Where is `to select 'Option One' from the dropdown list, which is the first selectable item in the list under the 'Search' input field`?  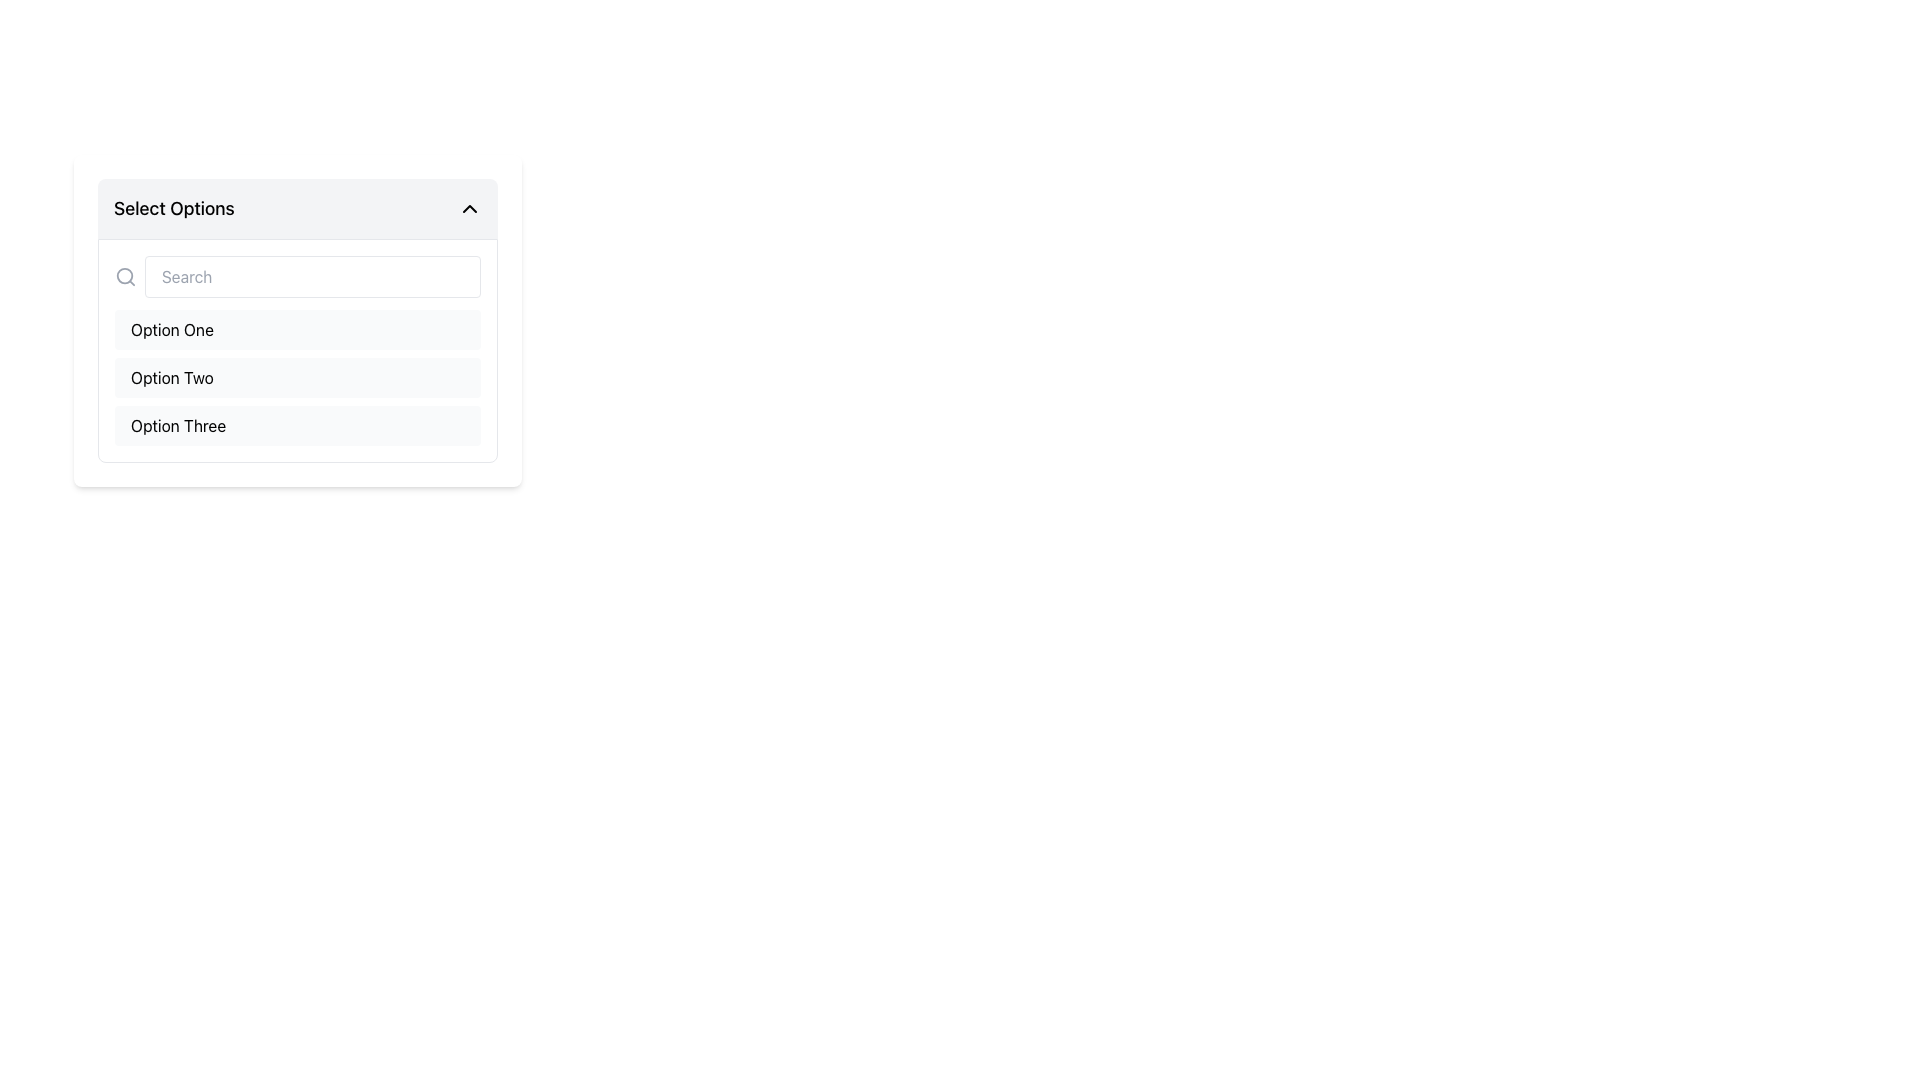
to select 'Option One' from the dropdown list, which is the first selectable item in the list under the 'Search' input field is located at coordinates (172, 329).